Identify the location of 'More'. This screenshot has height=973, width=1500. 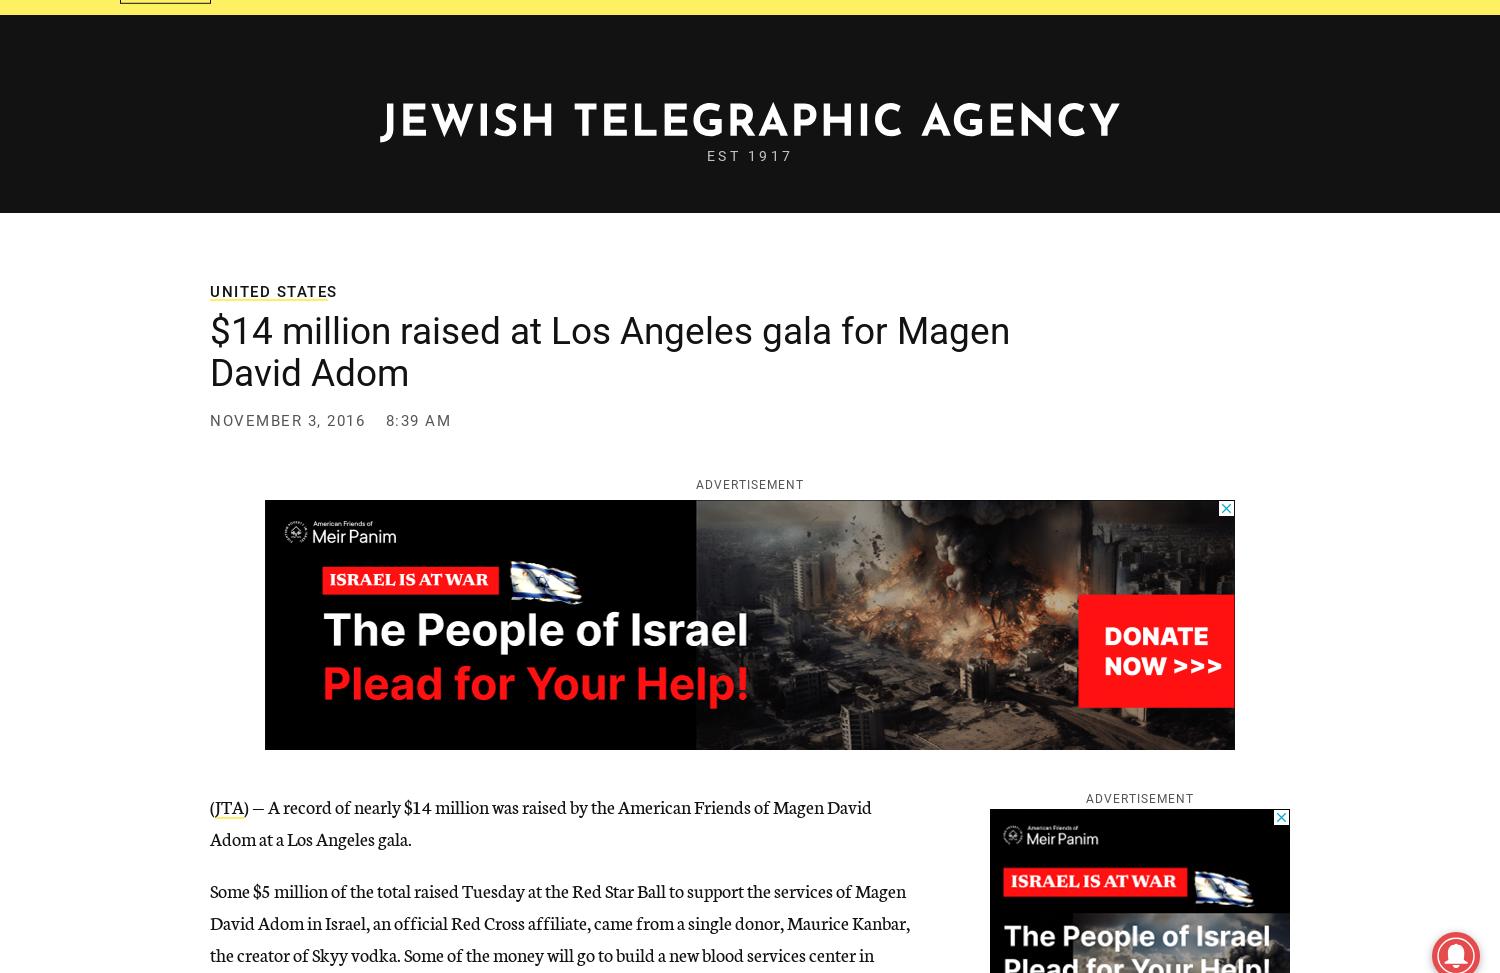
(780, 26).